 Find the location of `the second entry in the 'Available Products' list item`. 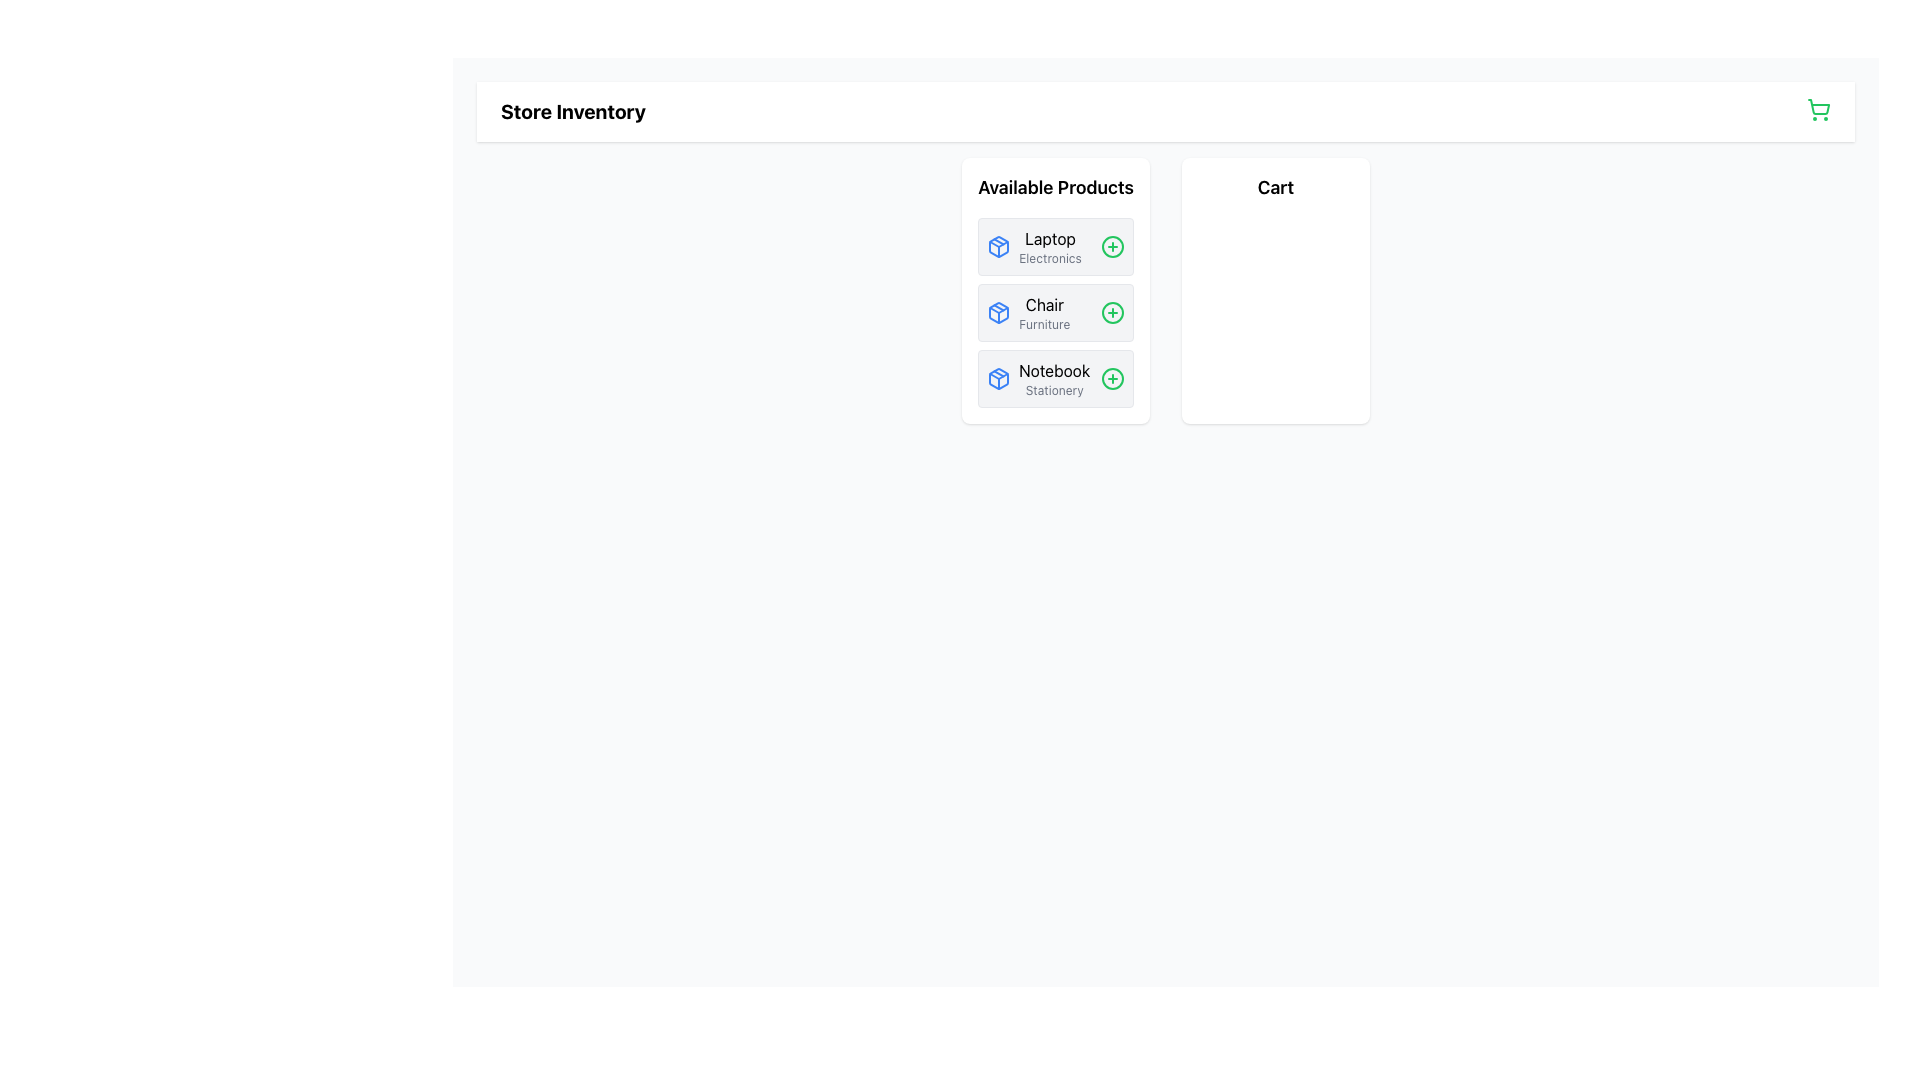

the second entry in the 'Available Products' list item is located at coordinates (1055, 290).